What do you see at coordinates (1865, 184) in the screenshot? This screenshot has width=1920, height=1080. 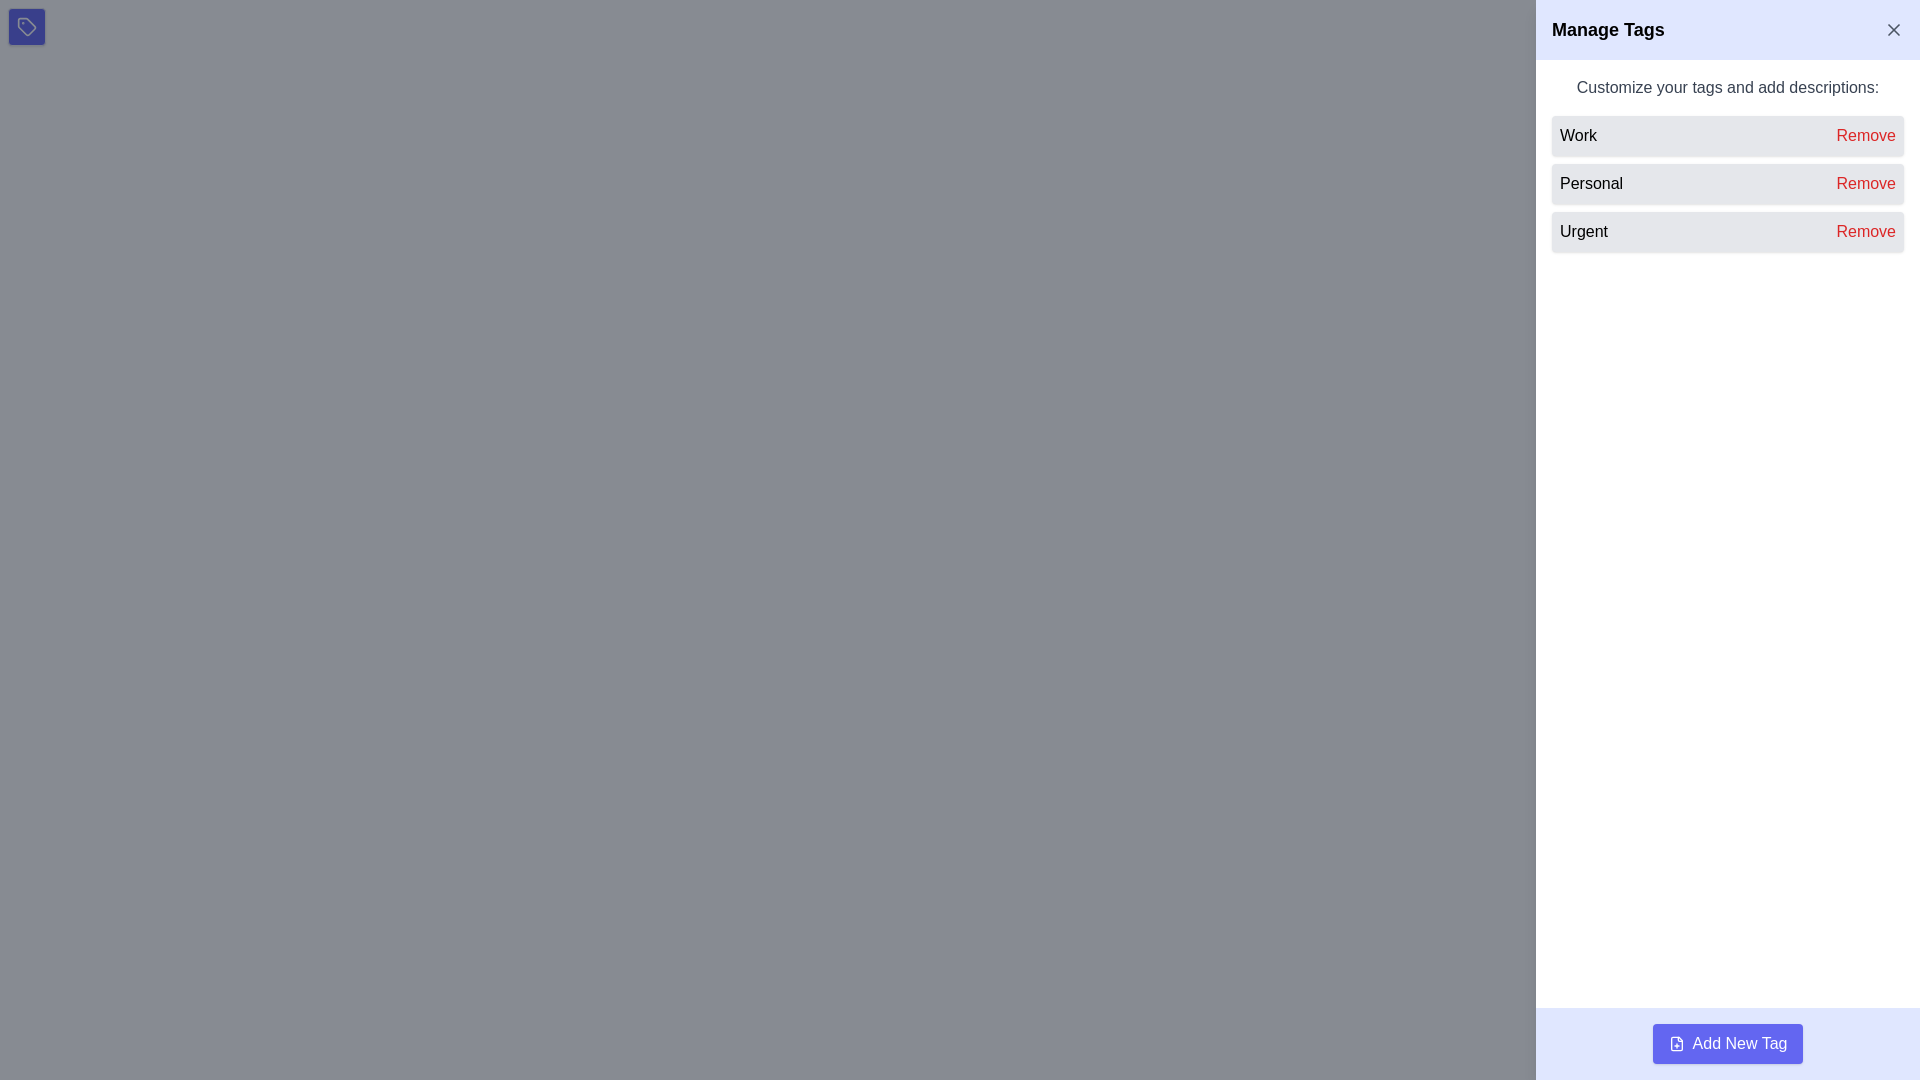 I see `the button that removes the 'Personal' tag, located in the second list item under the 'Manage Tags' section, to the right of the tag label 'Personal'` at bounding box center [1865, 184].